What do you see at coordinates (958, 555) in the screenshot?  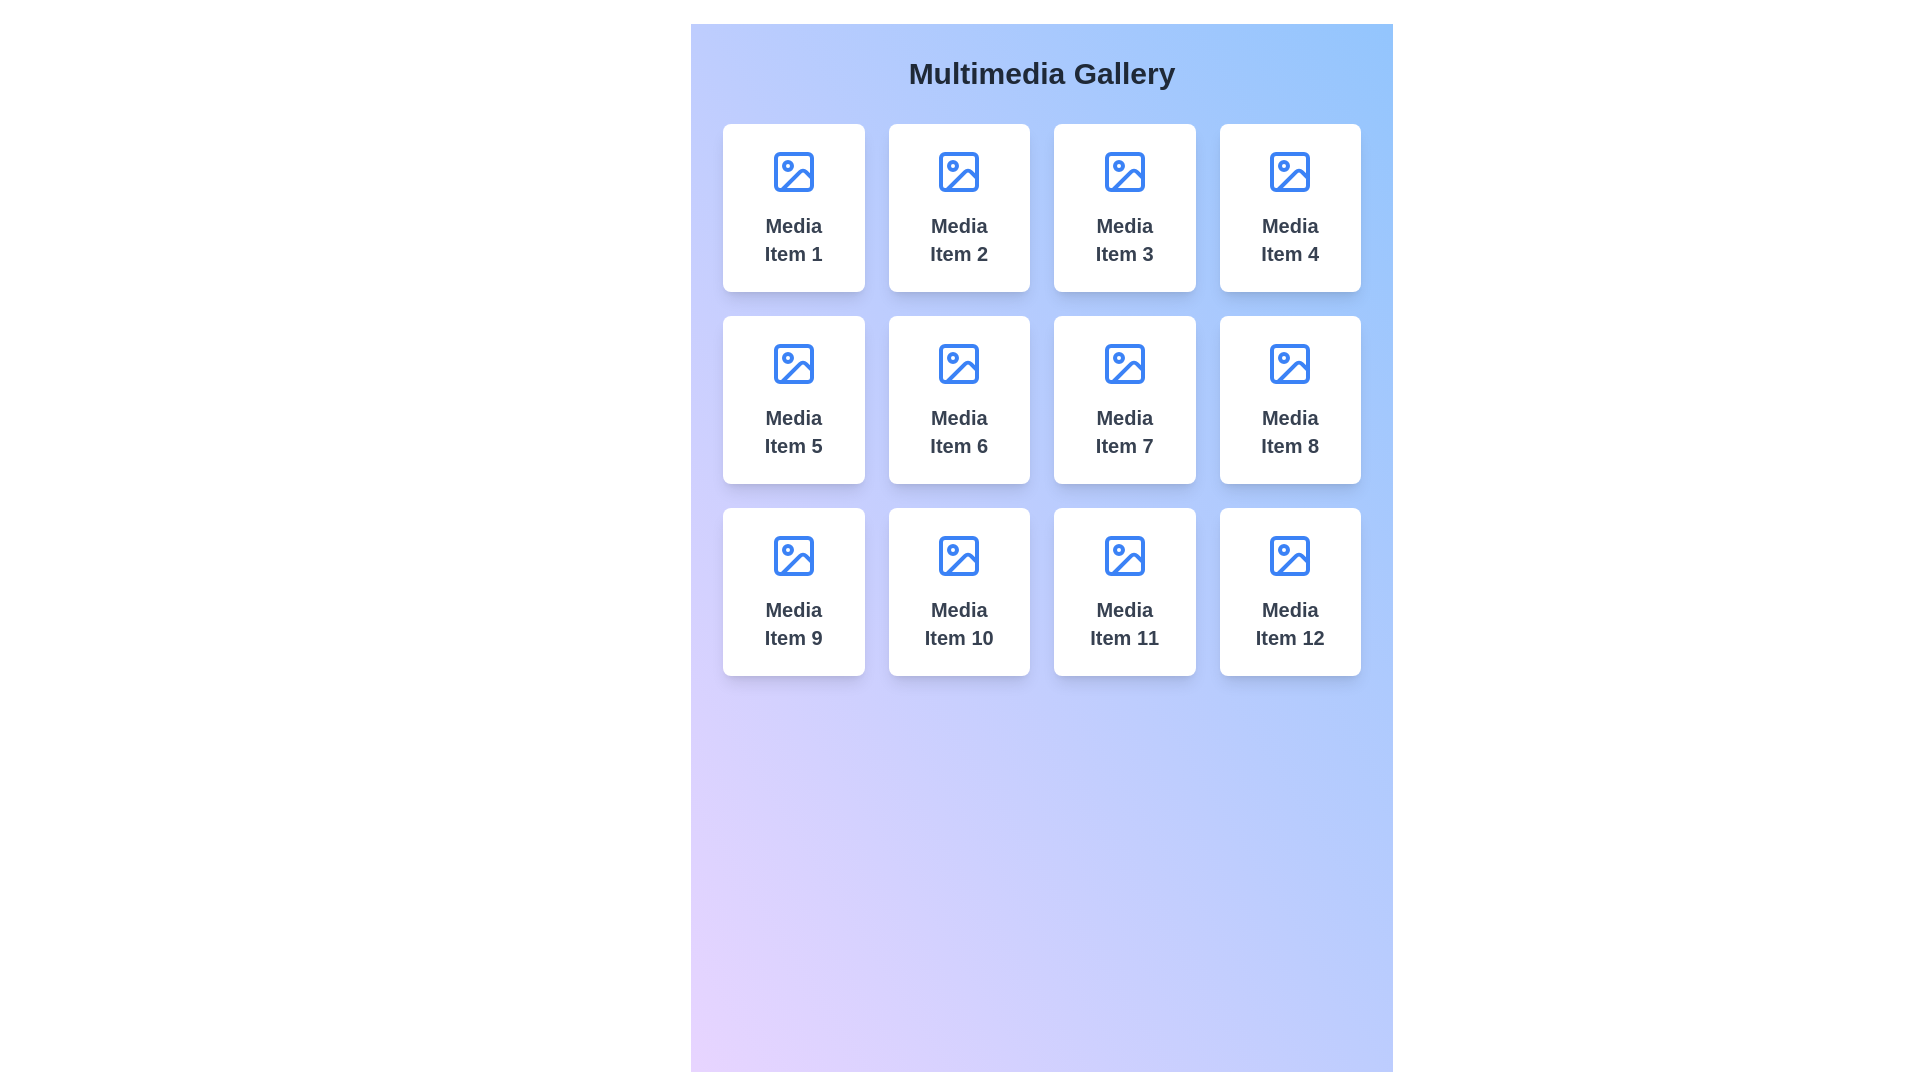 I see `the main rectangular shape within the image icon of 'Media Item 10' to focus on the media item` at bounding box center [958, 555].